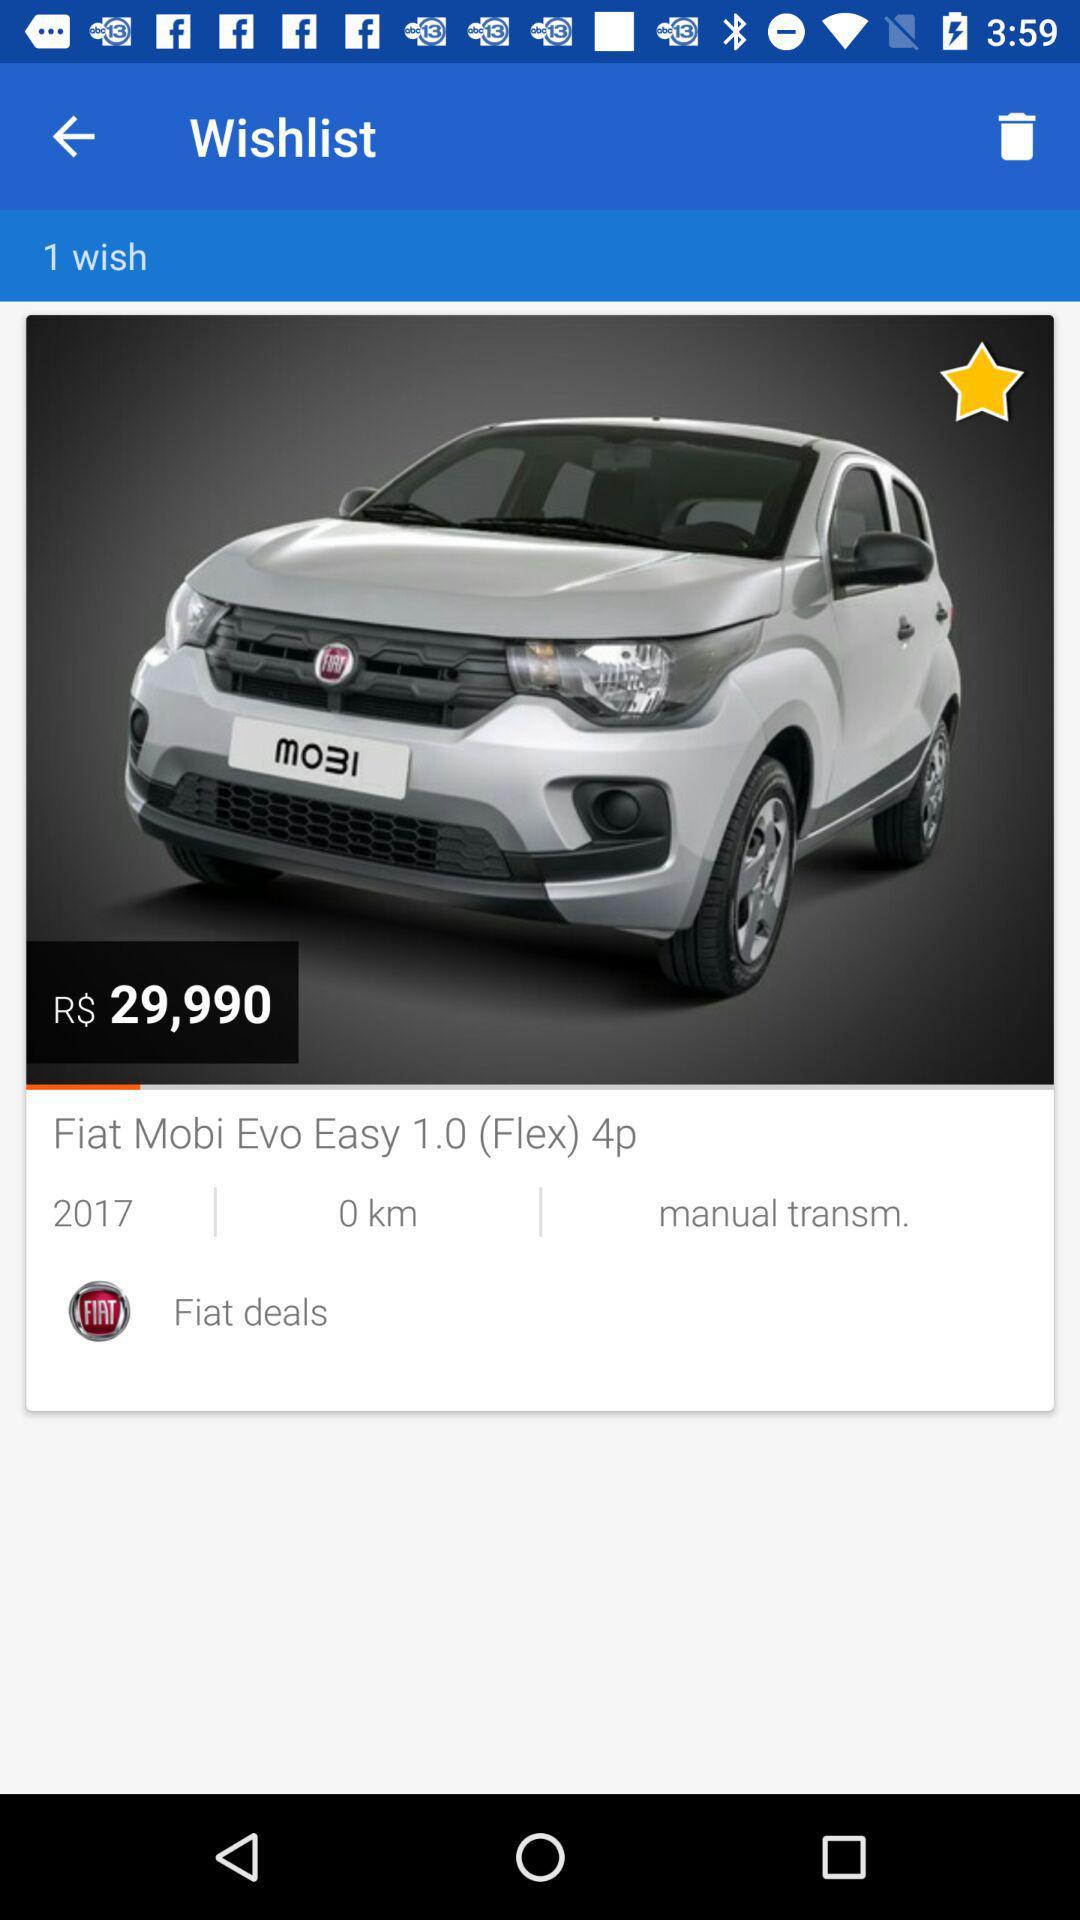 The image size is (1080, 1920). I want to click on the icon to the right of wishlist icon, so click(1017, 135).